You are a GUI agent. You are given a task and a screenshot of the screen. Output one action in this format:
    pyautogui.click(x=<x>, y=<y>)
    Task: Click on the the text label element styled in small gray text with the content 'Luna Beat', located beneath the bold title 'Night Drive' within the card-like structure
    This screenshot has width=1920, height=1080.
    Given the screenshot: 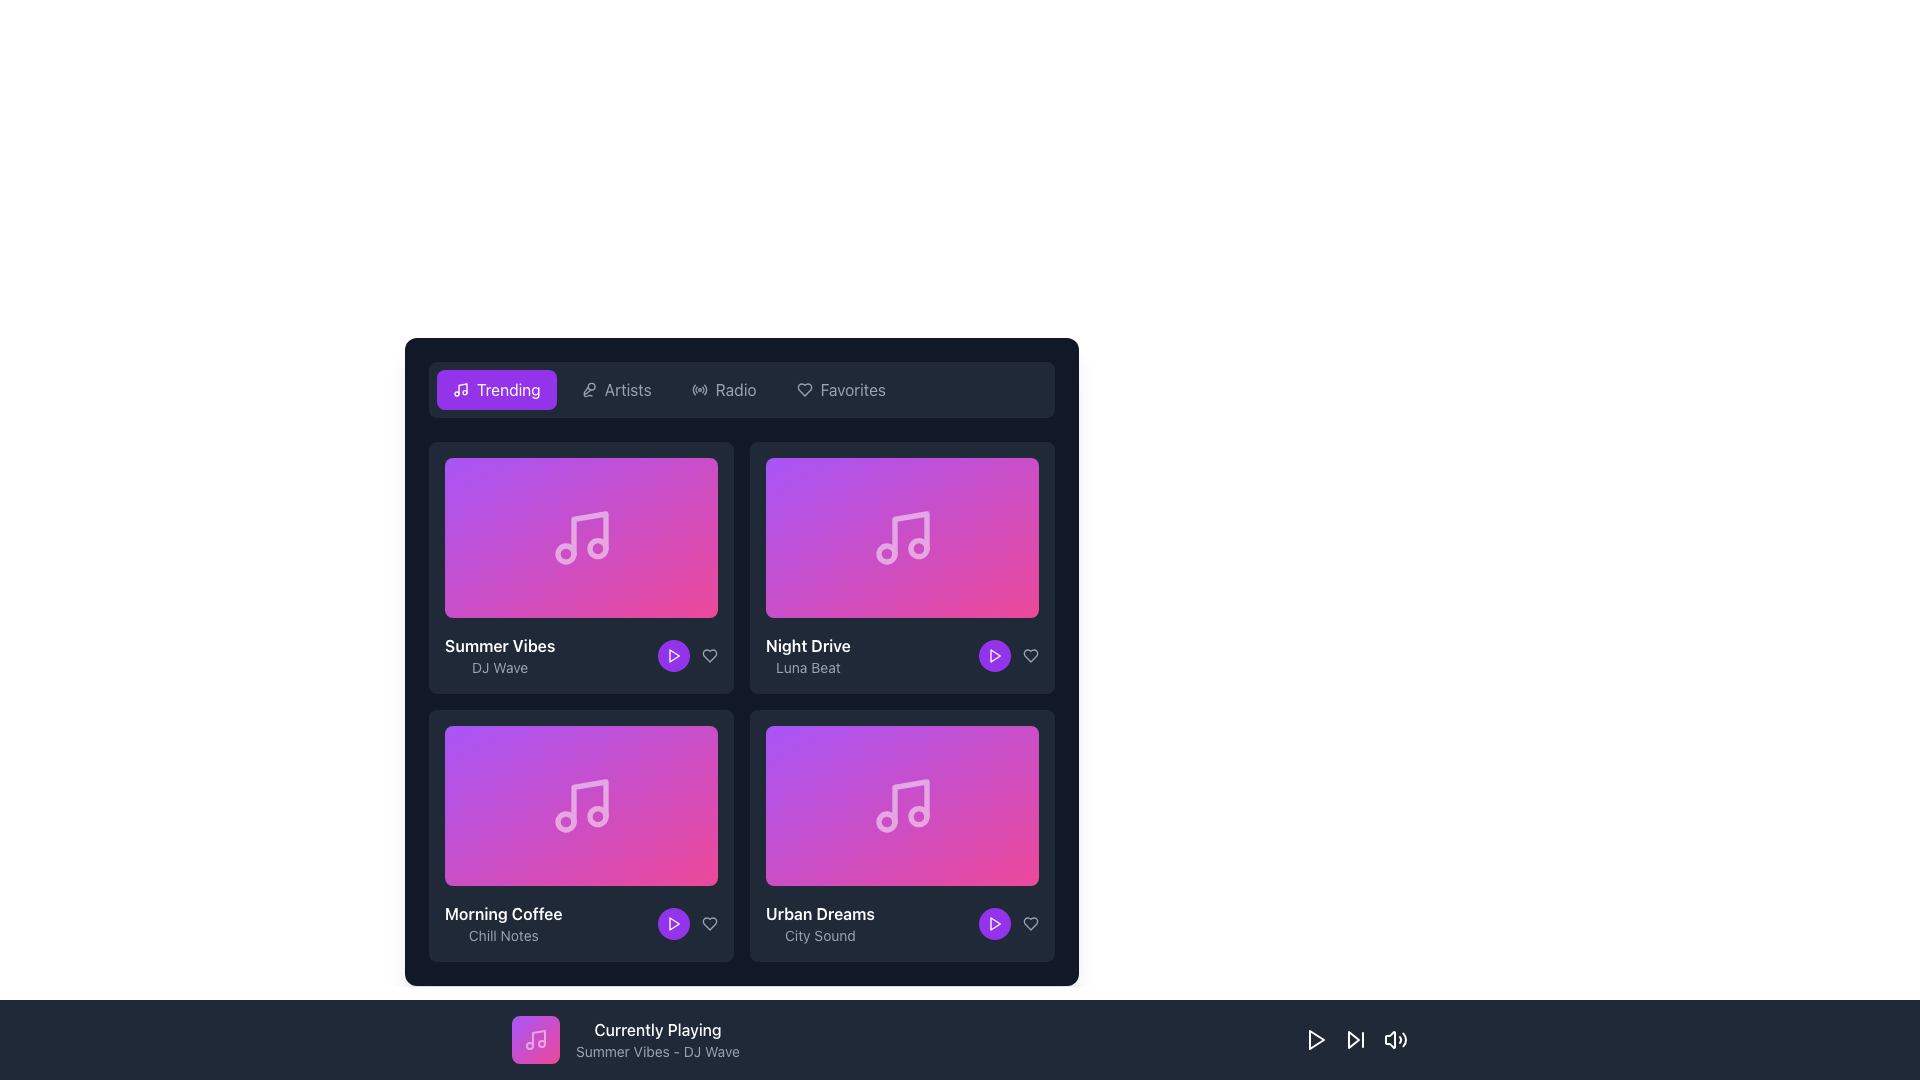 What is the action you would take?
    pyautogui.click(x=808, y=667)
    